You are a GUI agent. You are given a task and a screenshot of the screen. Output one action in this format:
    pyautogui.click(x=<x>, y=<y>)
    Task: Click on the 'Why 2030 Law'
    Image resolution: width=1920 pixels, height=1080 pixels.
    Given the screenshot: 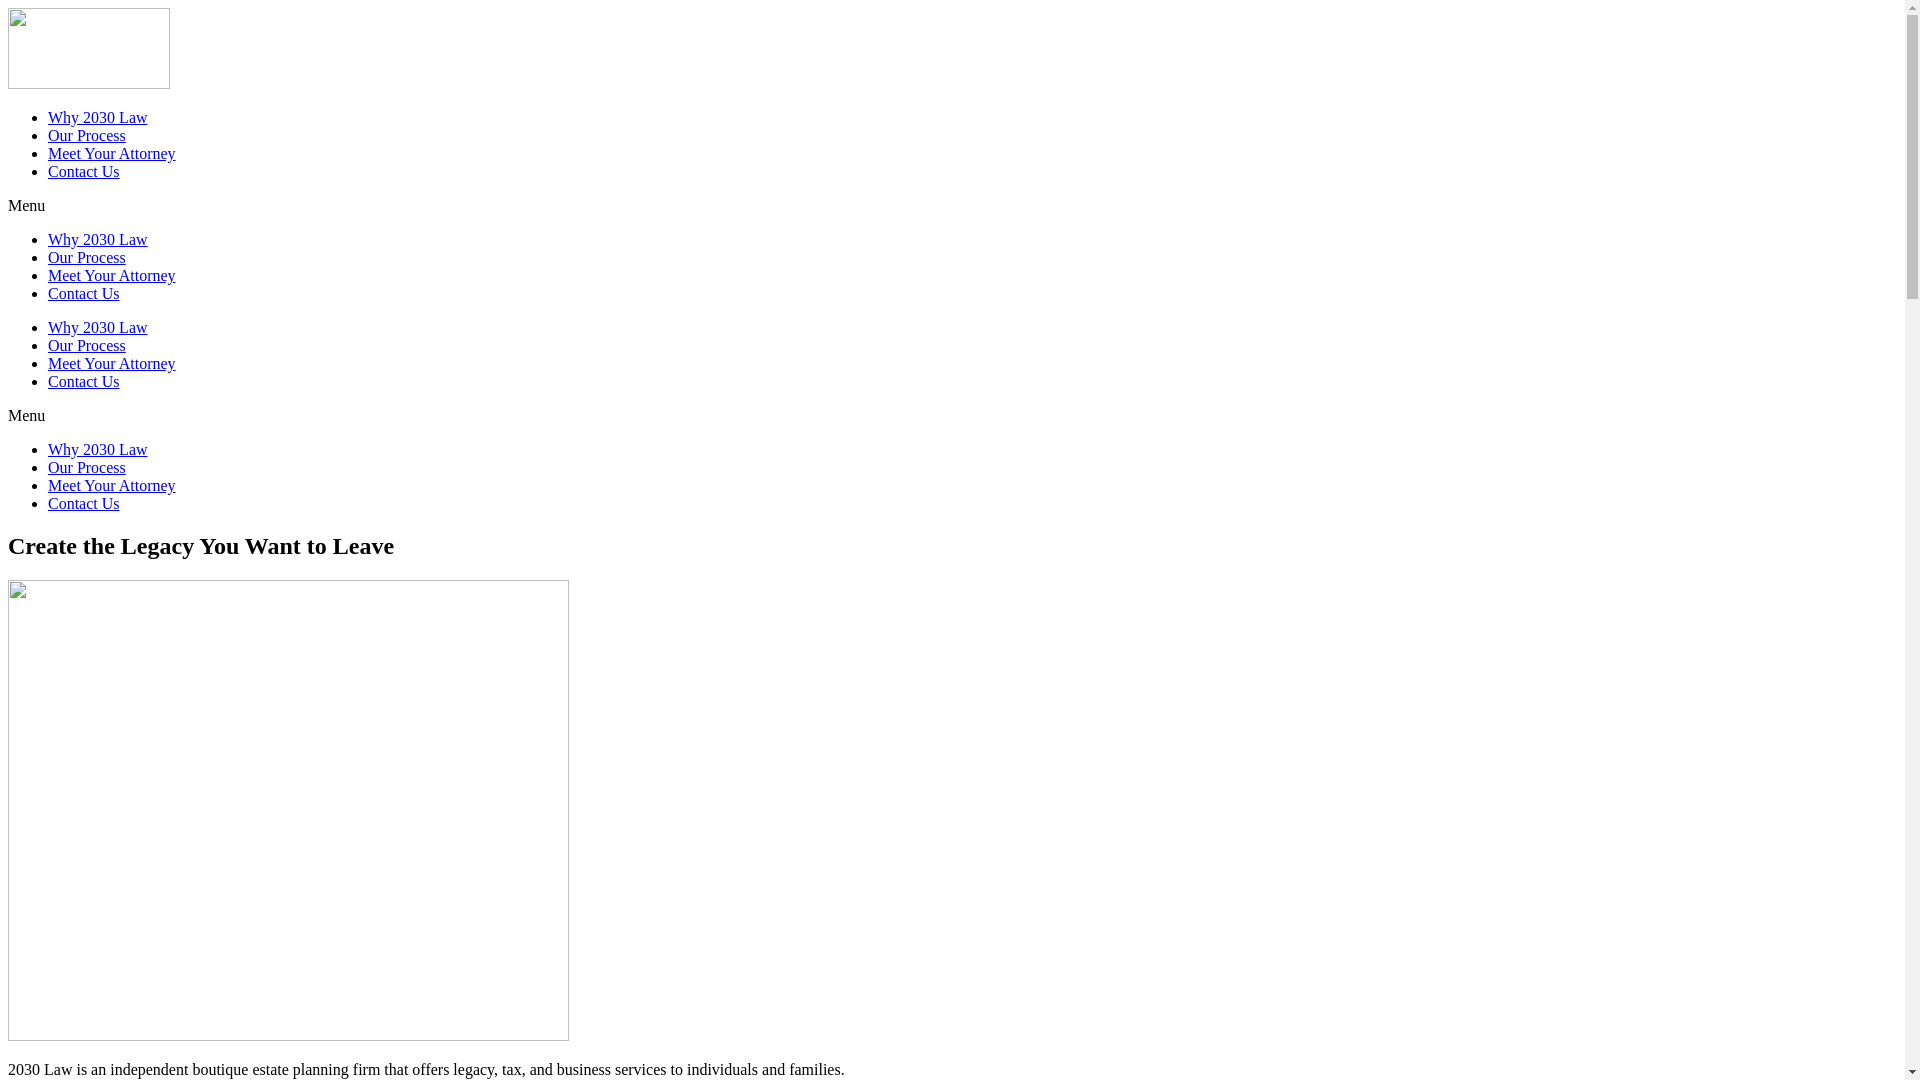 What is the action you would take?
    pyautogui.click(x=48, y=448)
    